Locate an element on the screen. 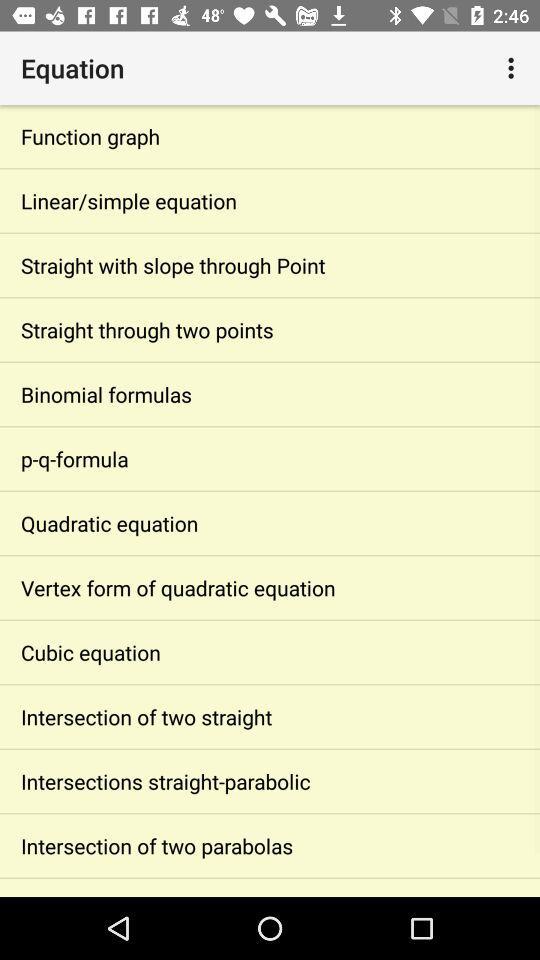 Image resolution: width=540 pixels, height=960 pixels. the function graph icon is located at coordinates (270, 135).